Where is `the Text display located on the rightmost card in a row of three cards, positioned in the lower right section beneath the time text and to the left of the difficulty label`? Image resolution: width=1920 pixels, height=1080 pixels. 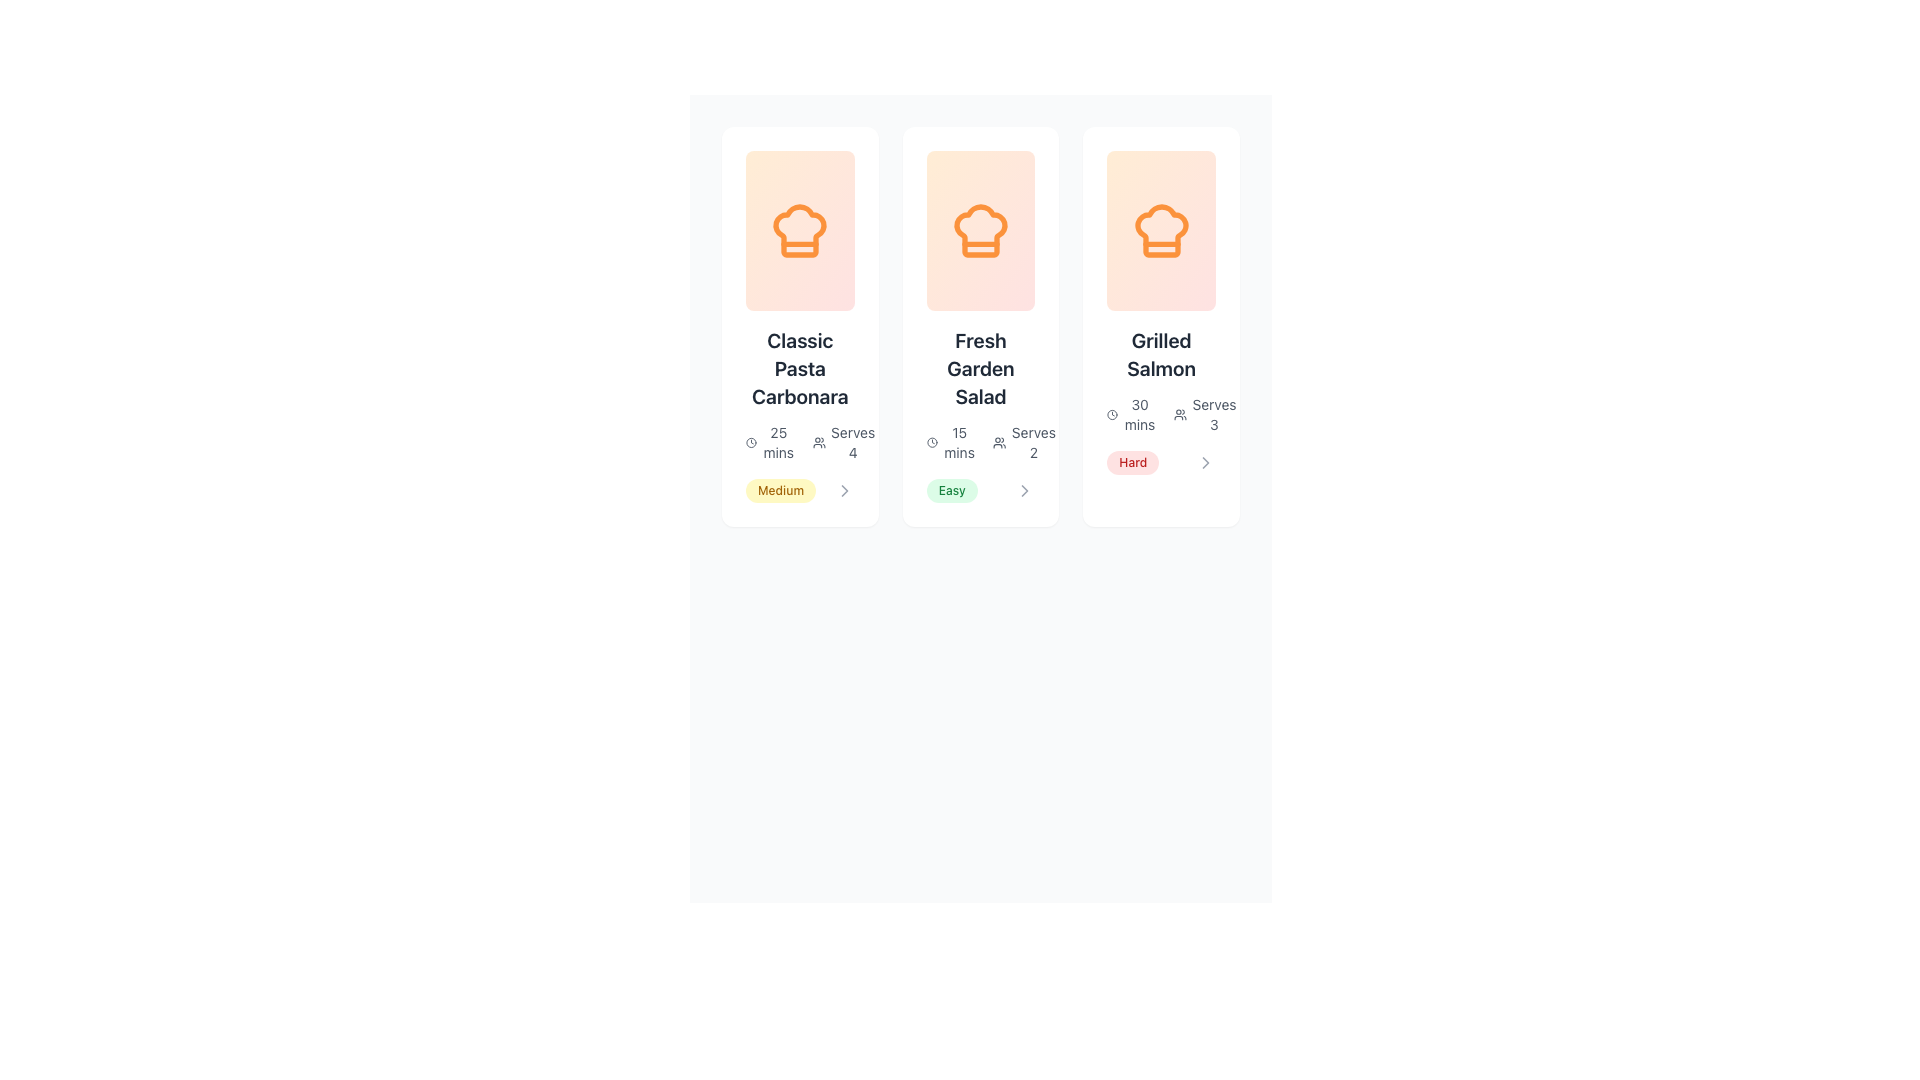
the Text display located on the rightmost card in a row of three cards, positioned in the lower right section beneath the time text and to the left of the difficulty label is located at coordinates (1213, 414).